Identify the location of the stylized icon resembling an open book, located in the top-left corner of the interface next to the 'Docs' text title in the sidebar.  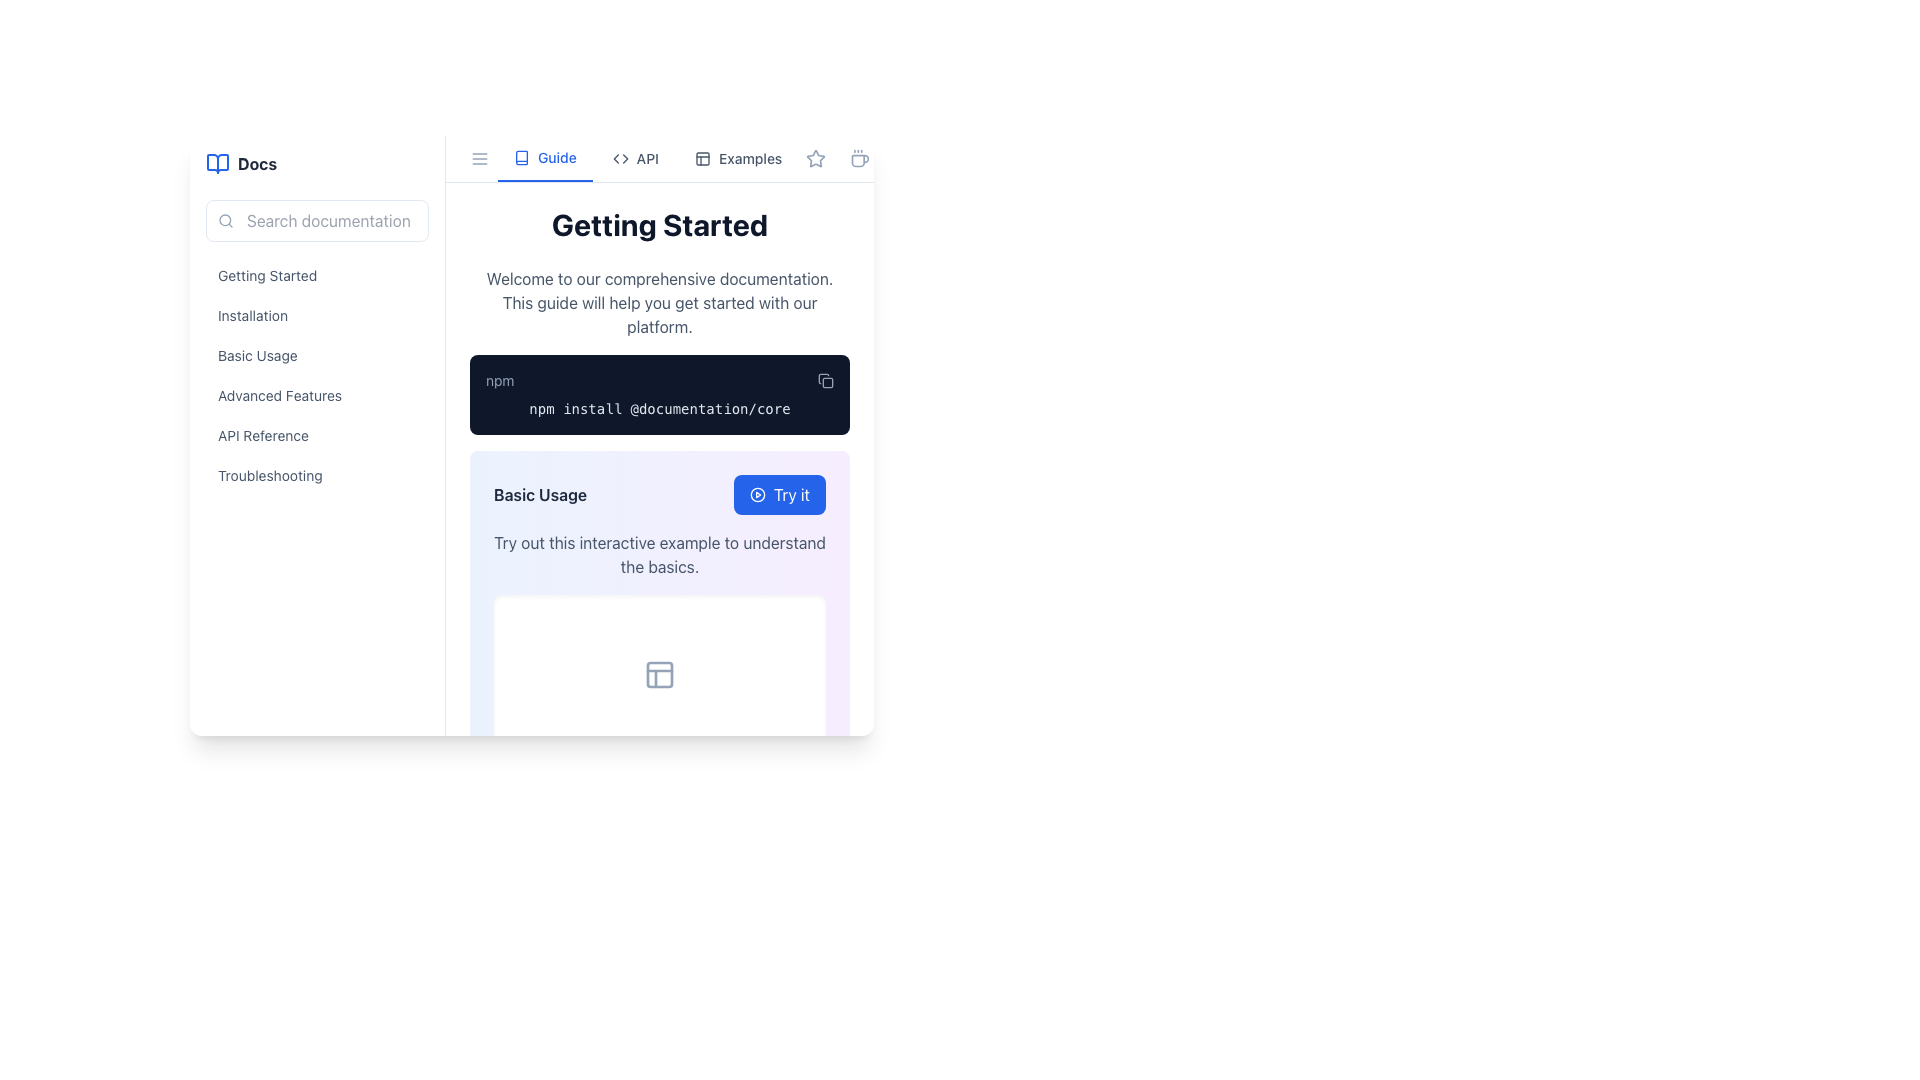
(217, 163).